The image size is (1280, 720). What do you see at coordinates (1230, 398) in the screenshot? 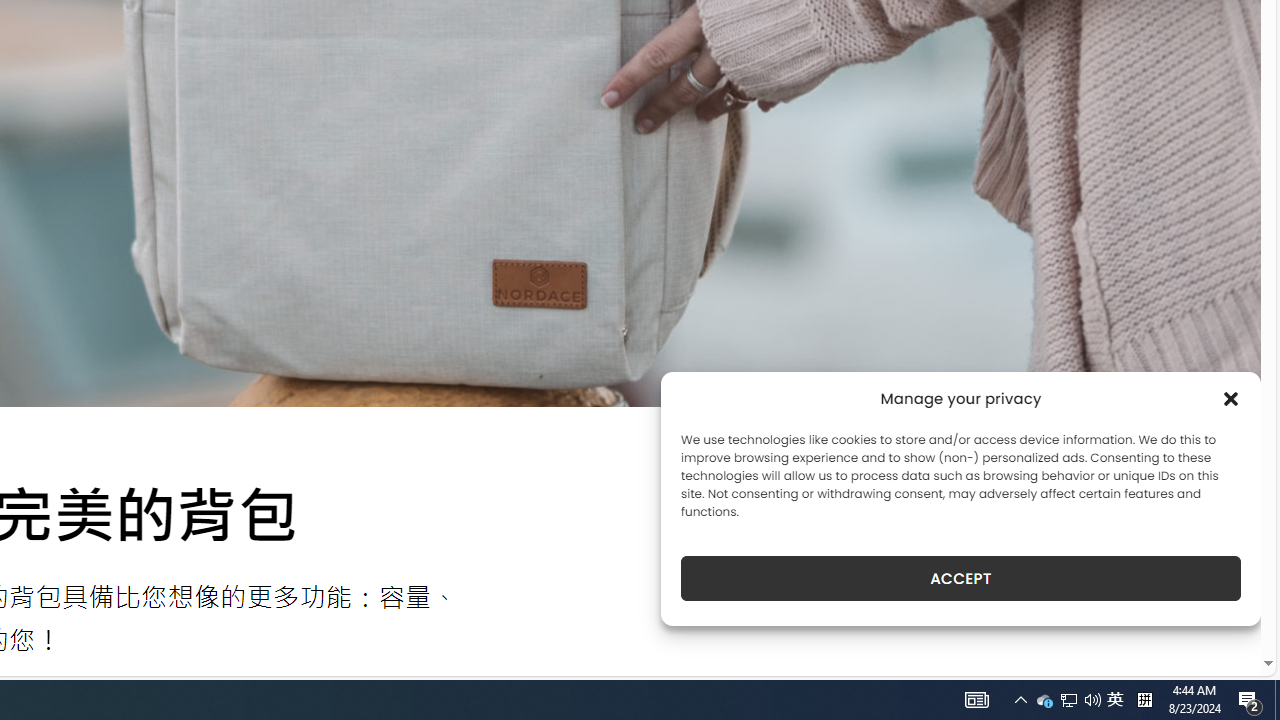
I see `'Class: cmplz-close'` at bounding box center [1230, 398].